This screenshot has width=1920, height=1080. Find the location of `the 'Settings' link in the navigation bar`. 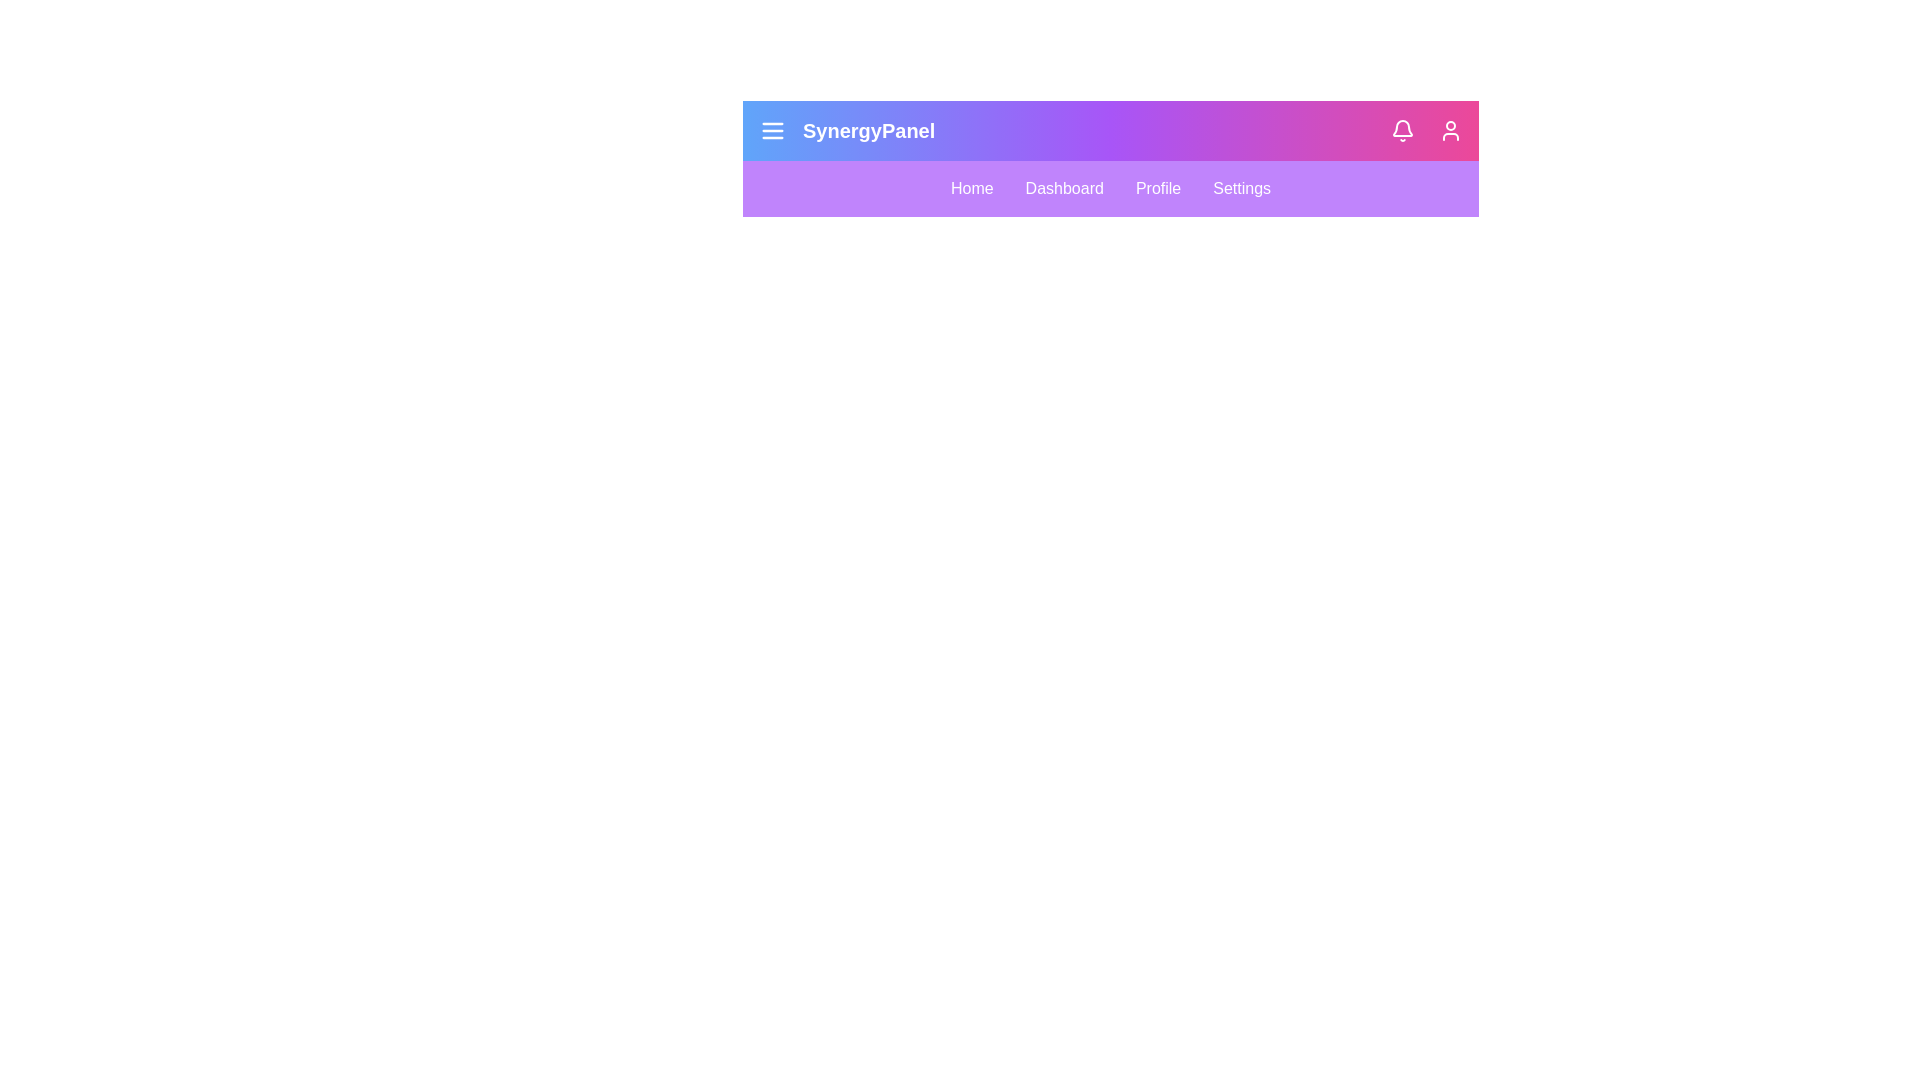

the 'Settings' link in the navigation bar is located at coordinates (1241, 189).